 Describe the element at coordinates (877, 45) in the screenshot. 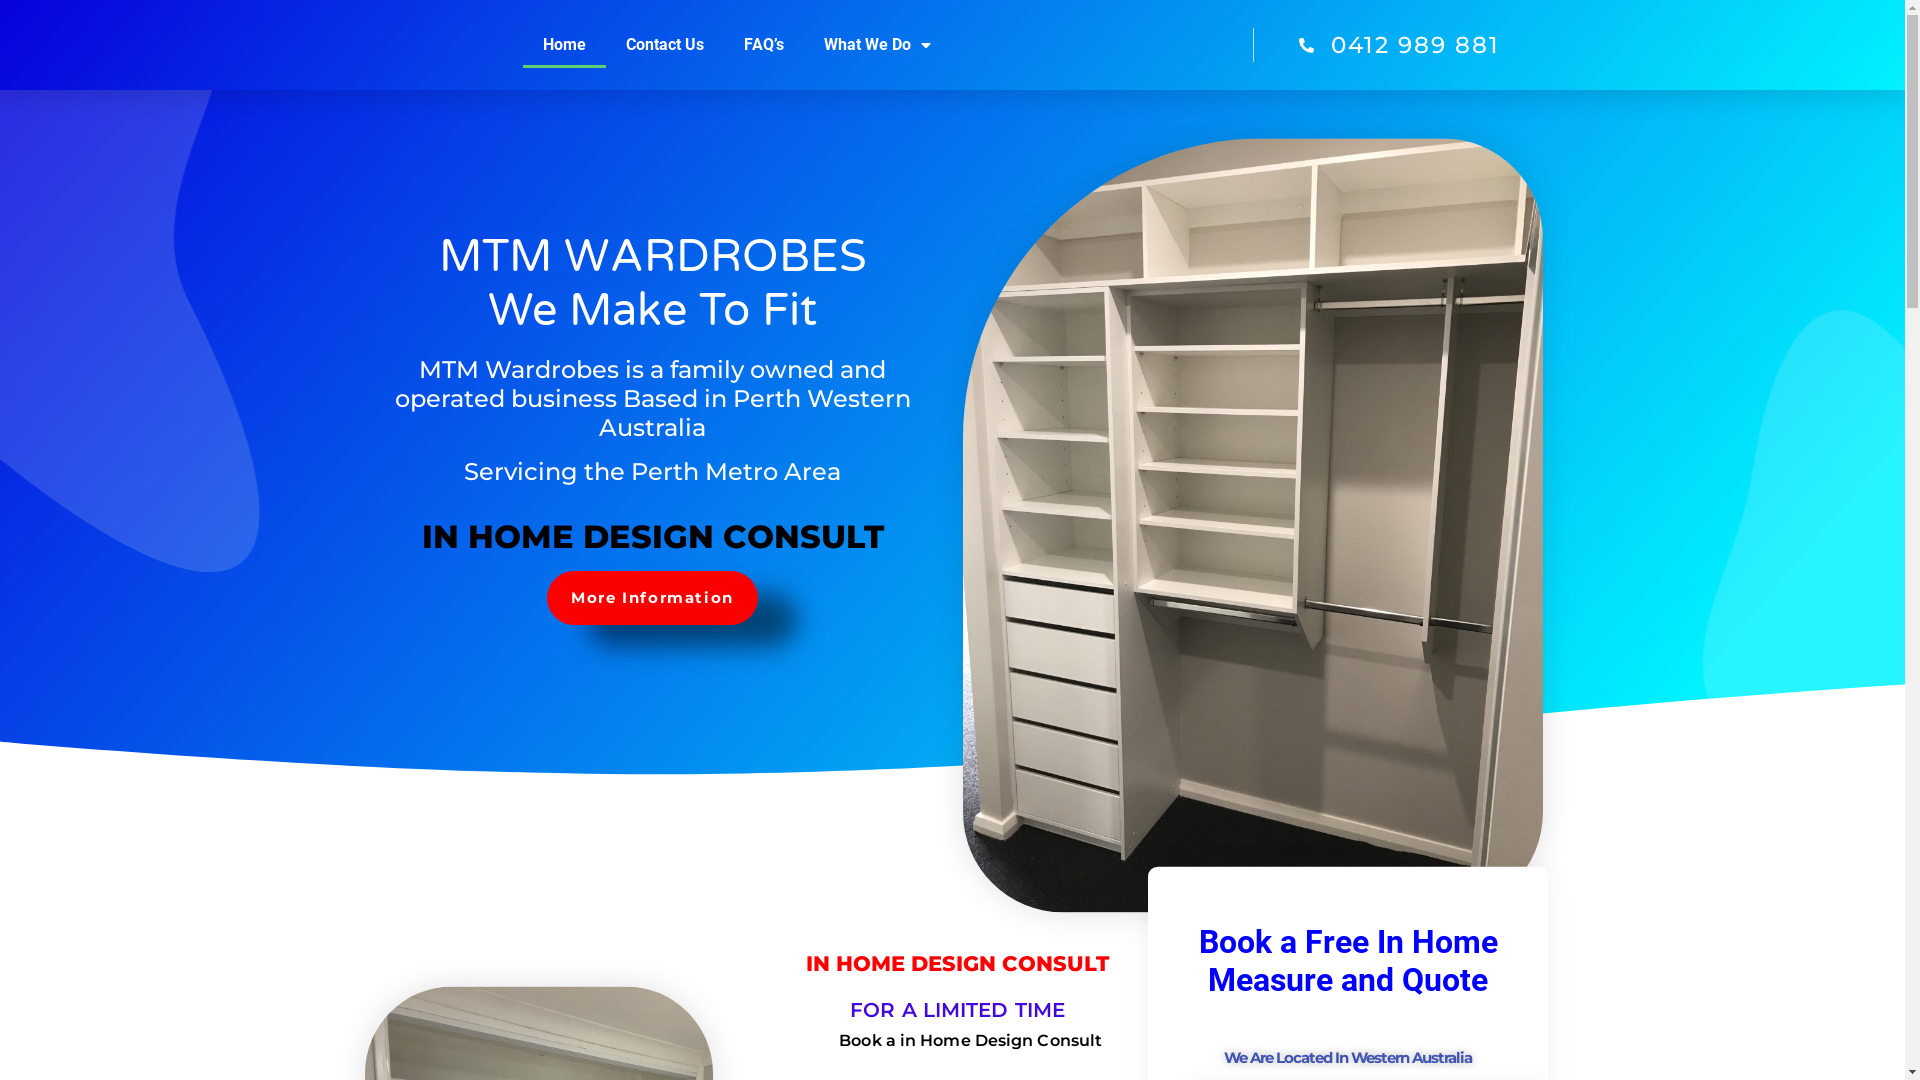

I see `'What We Do'` at that location.